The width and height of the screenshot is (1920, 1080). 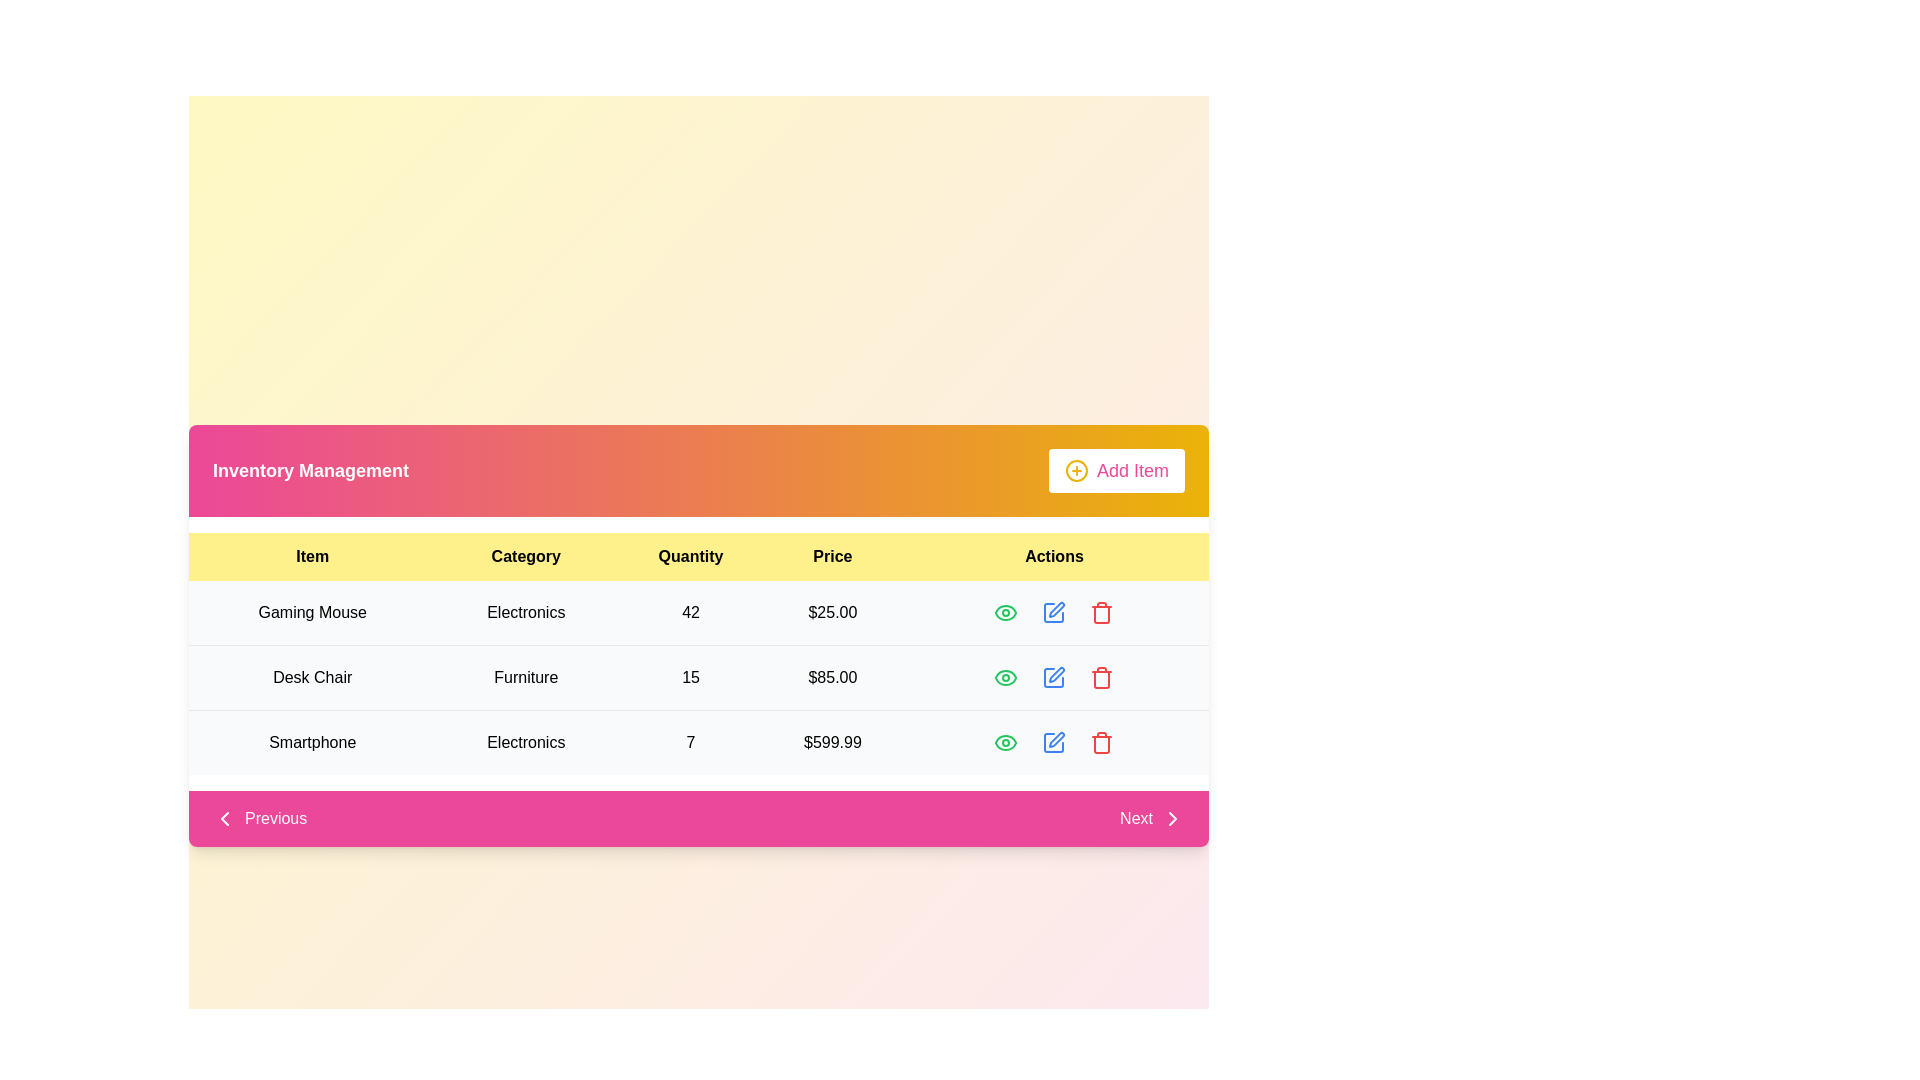 I want to click on the 'Electronics' text label in the second column of the third row of the inventory management table, so click(x=526, y=742).